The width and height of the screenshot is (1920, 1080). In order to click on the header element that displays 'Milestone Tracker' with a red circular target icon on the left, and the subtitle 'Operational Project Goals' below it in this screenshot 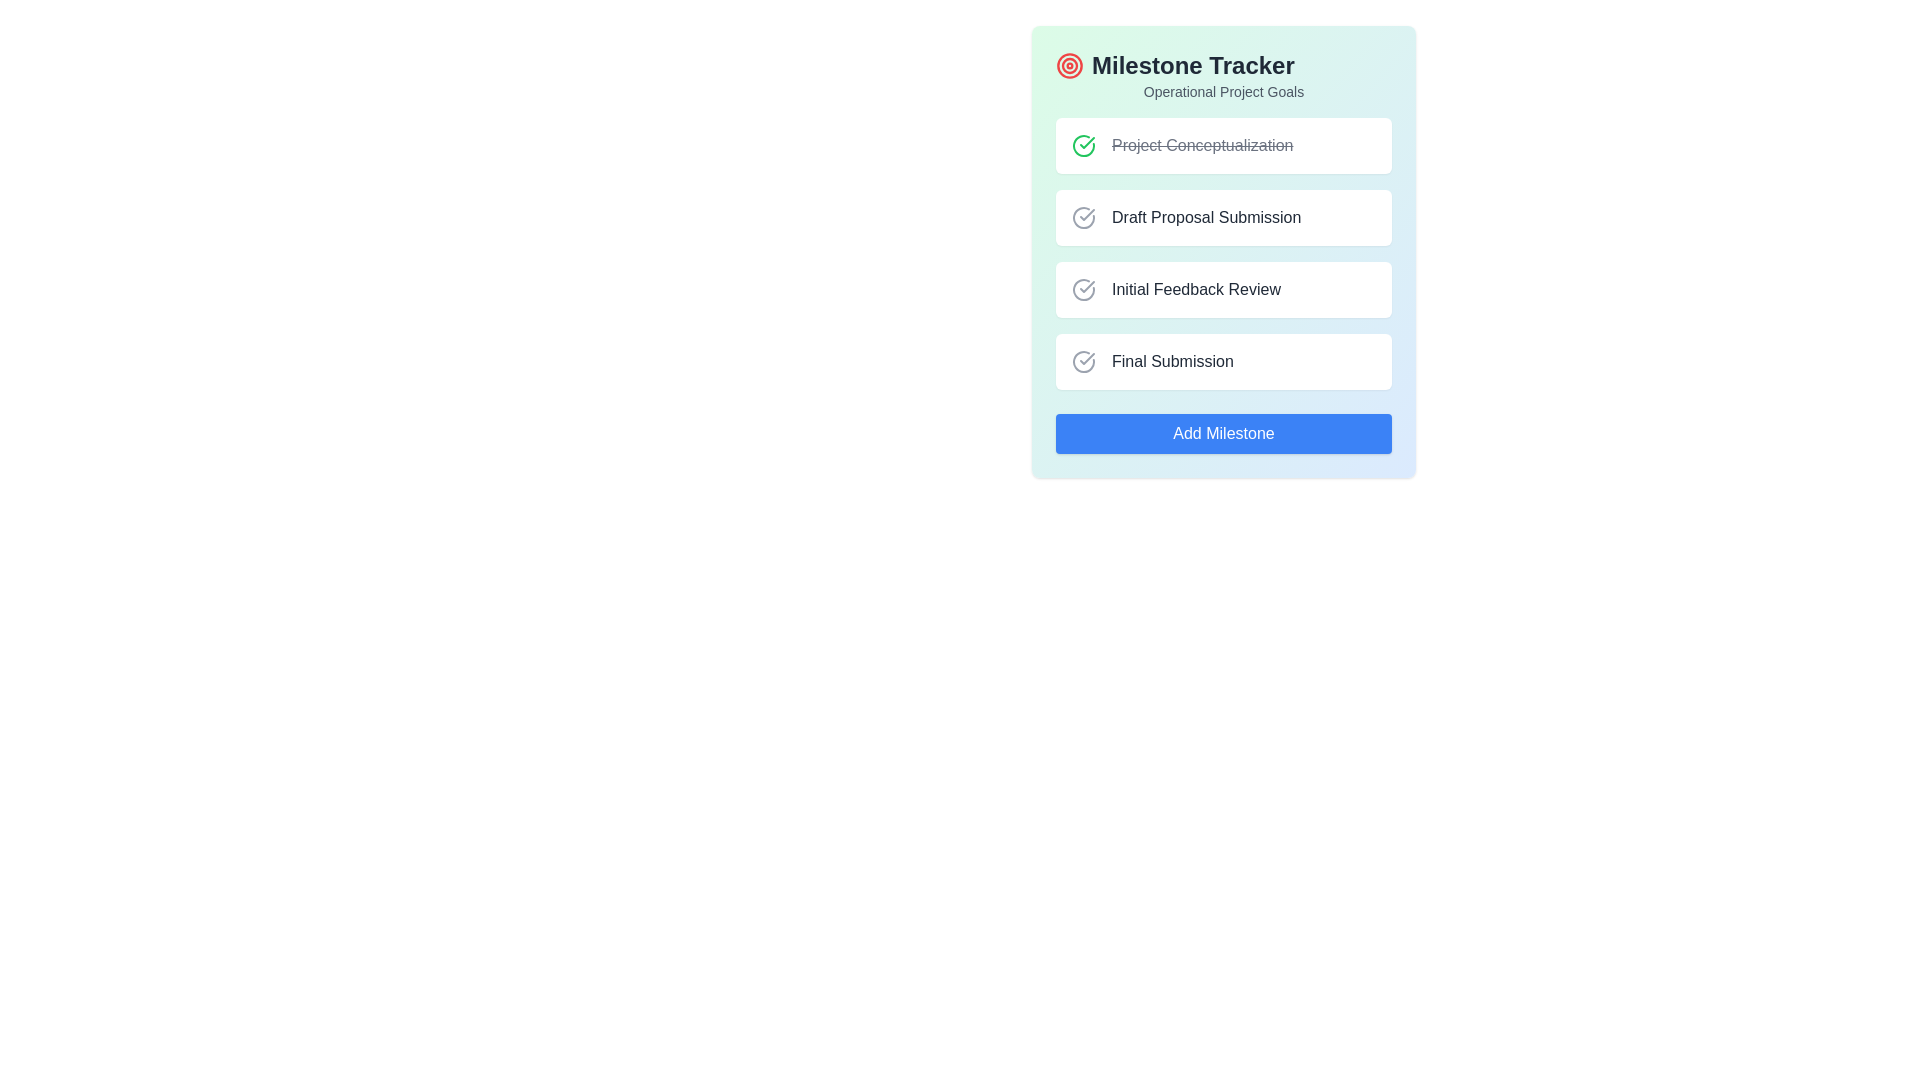, I will do `click(1223, 75)`.